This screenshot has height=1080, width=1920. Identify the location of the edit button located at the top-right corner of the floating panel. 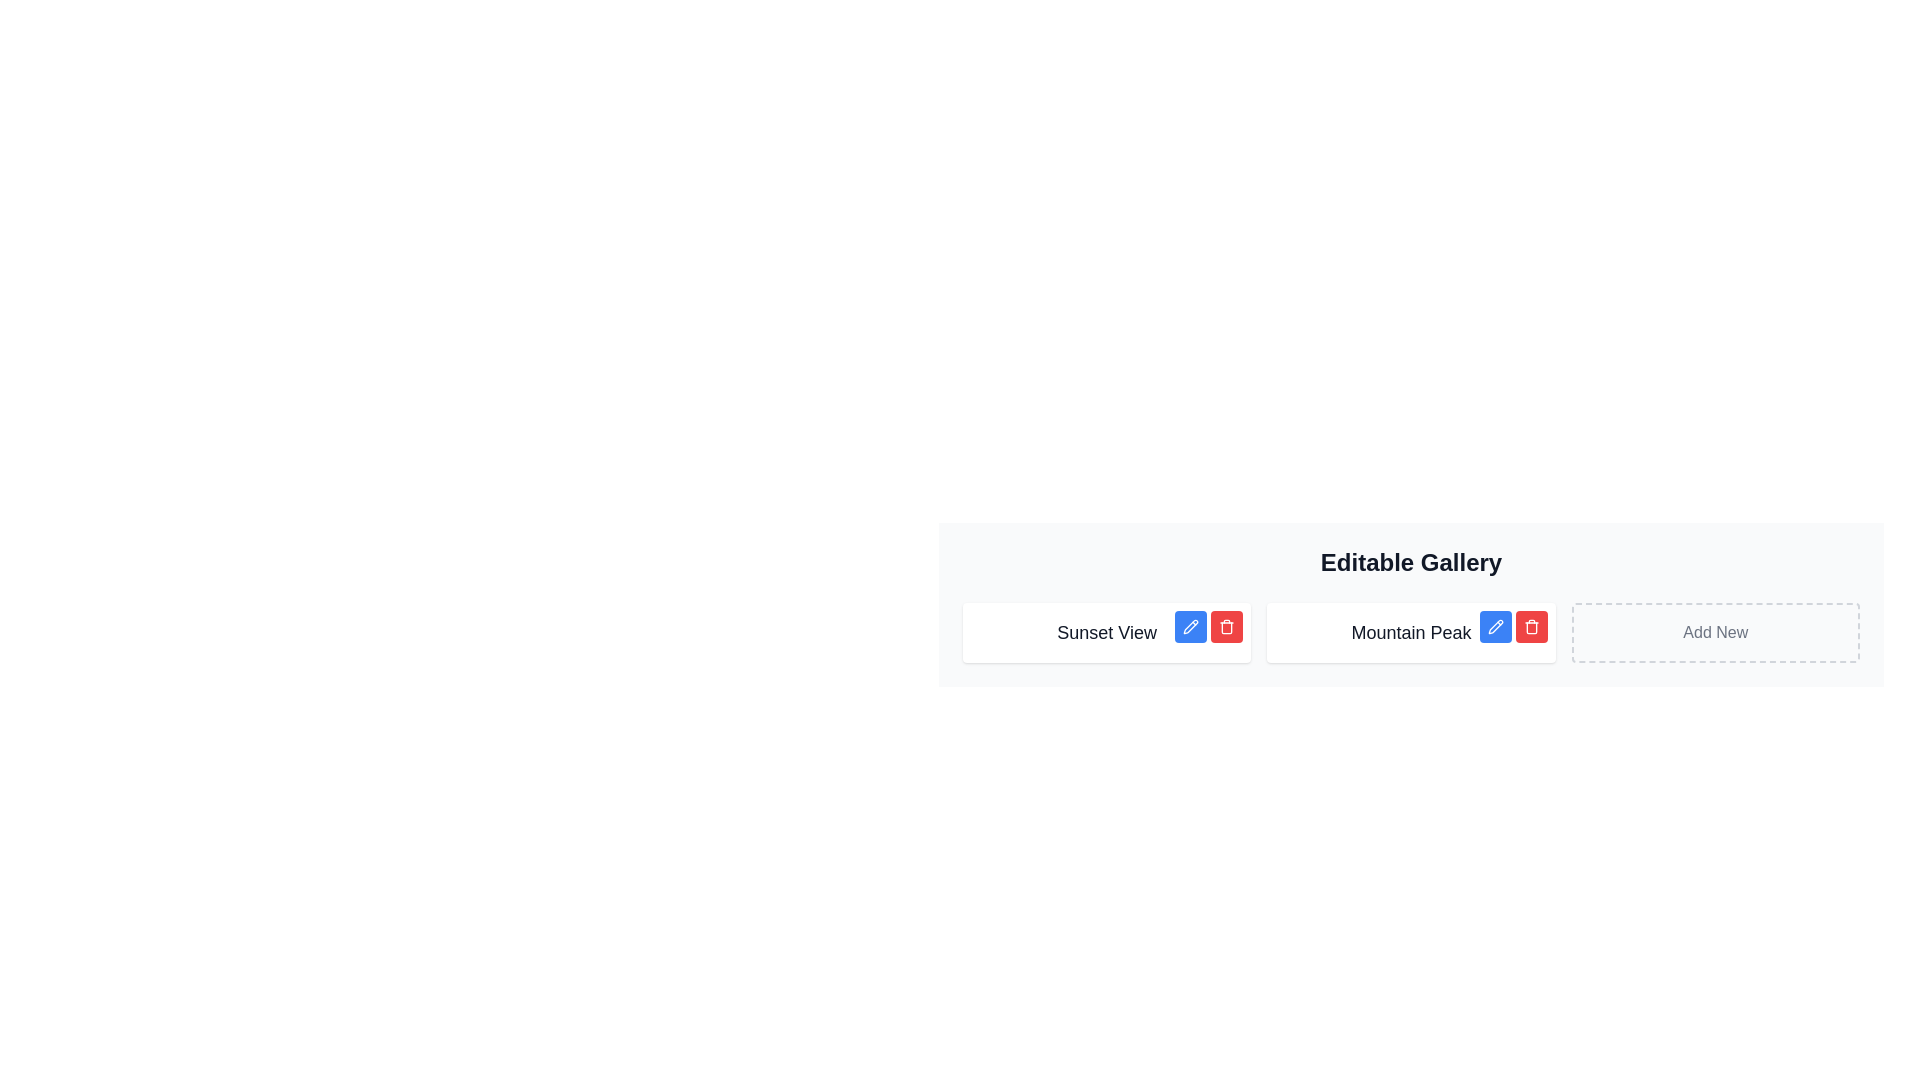
(1190, 626).